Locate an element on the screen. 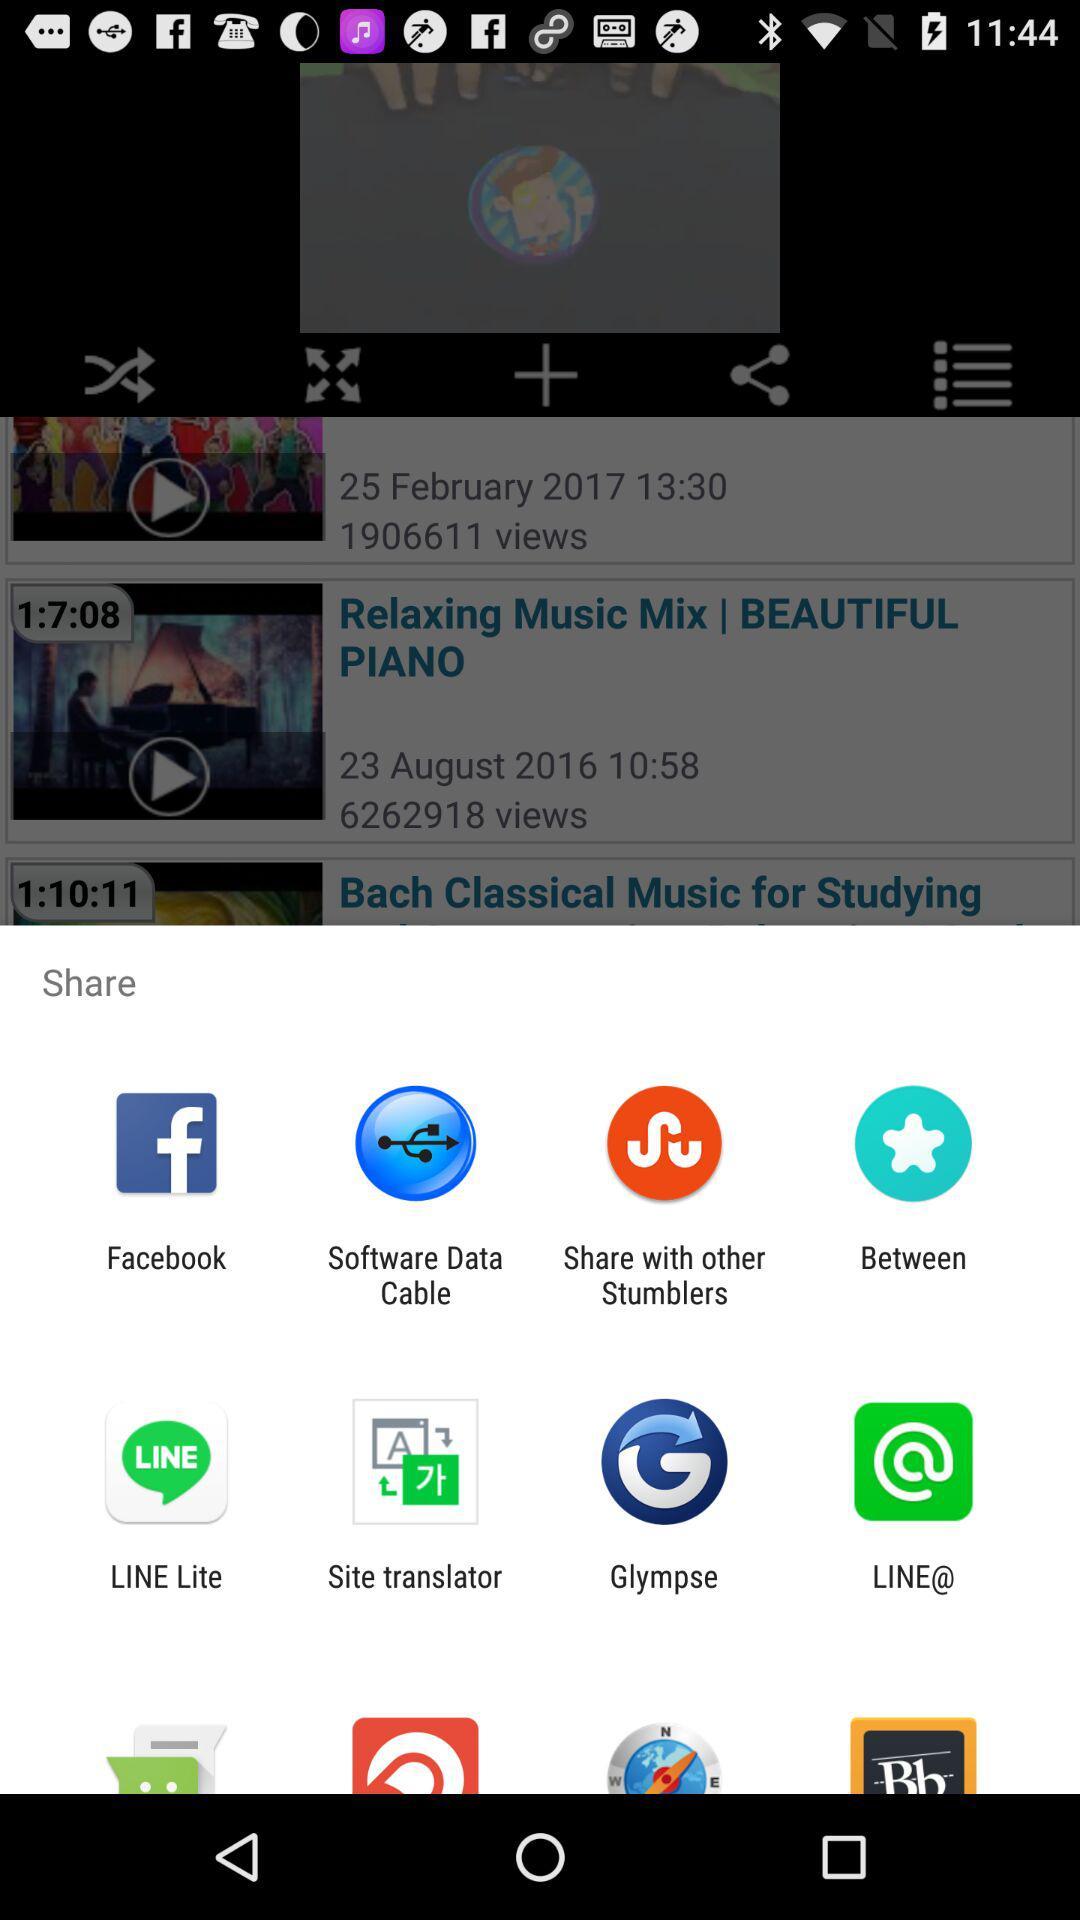  facebook item is located at coordinates (165, 1274).